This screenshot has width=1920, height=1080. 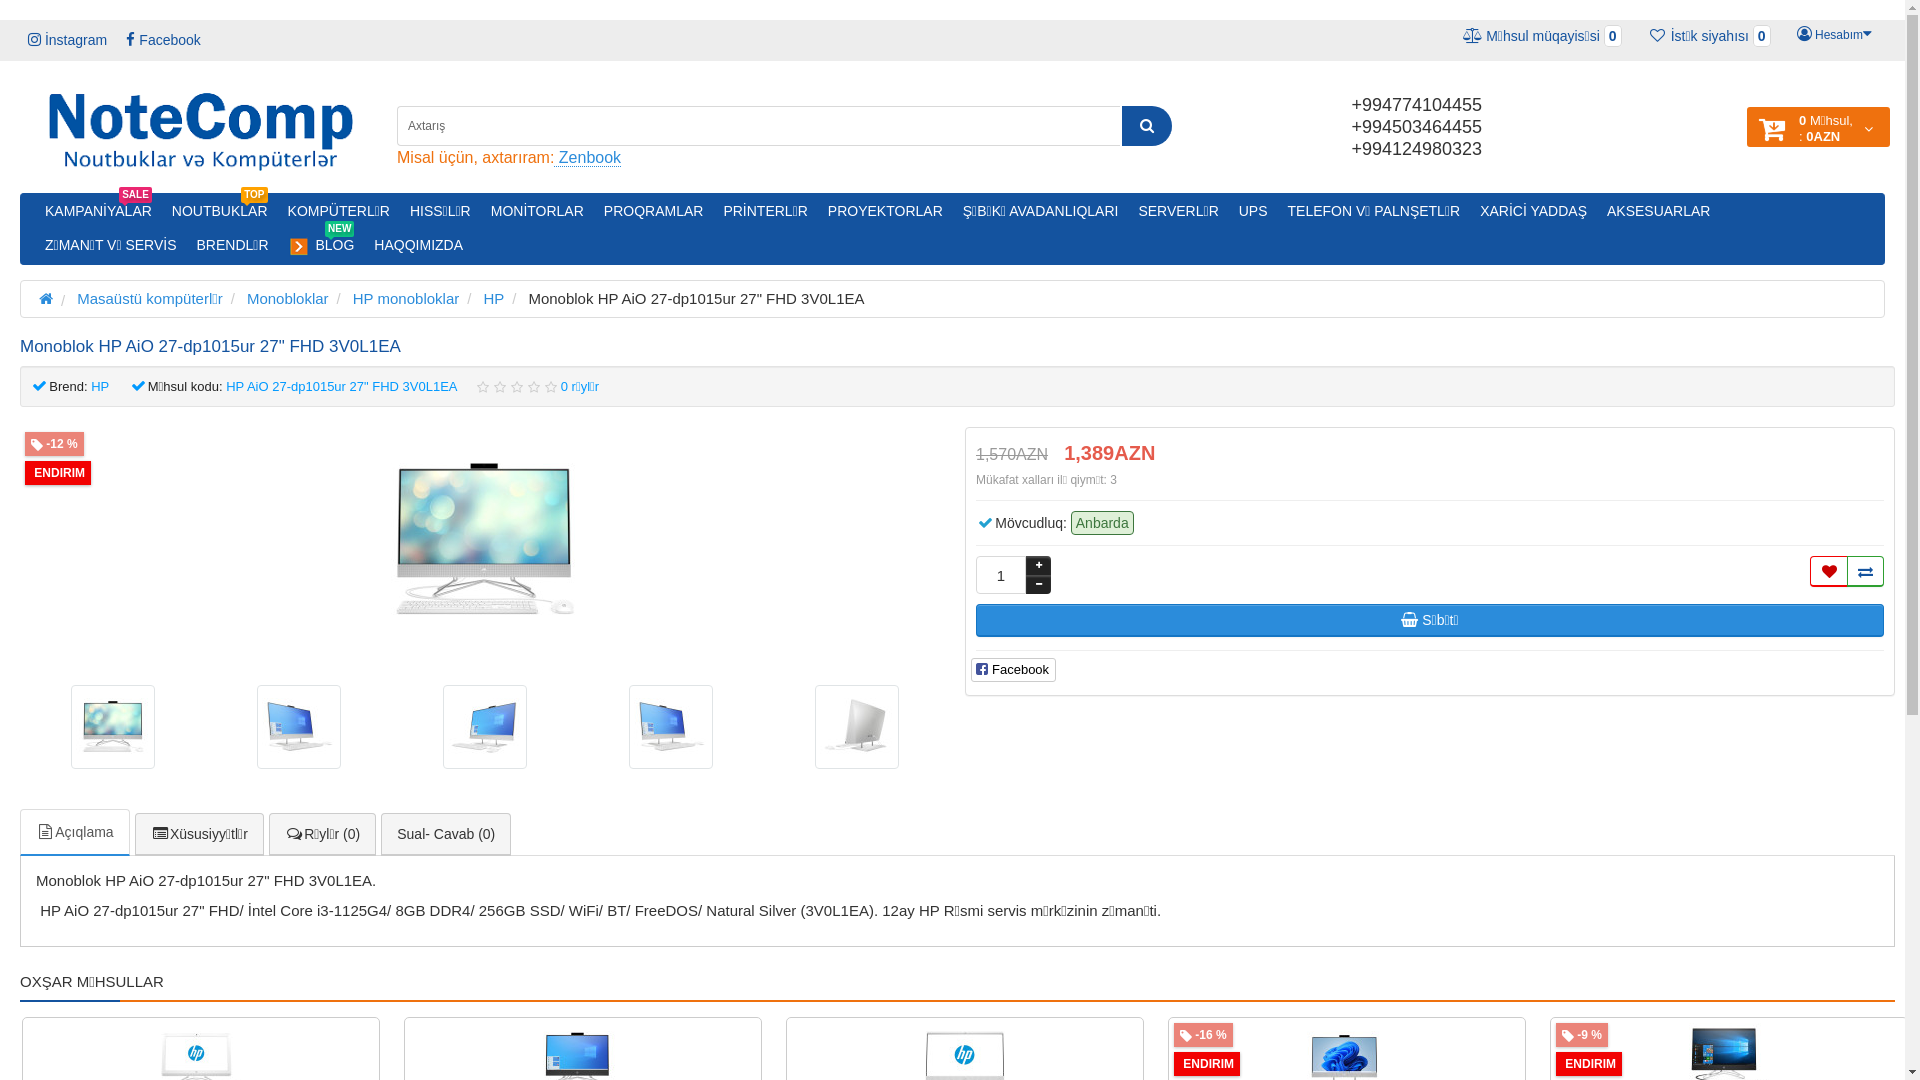 I want to click on '+994503464455', so click(x=1415, y=127).